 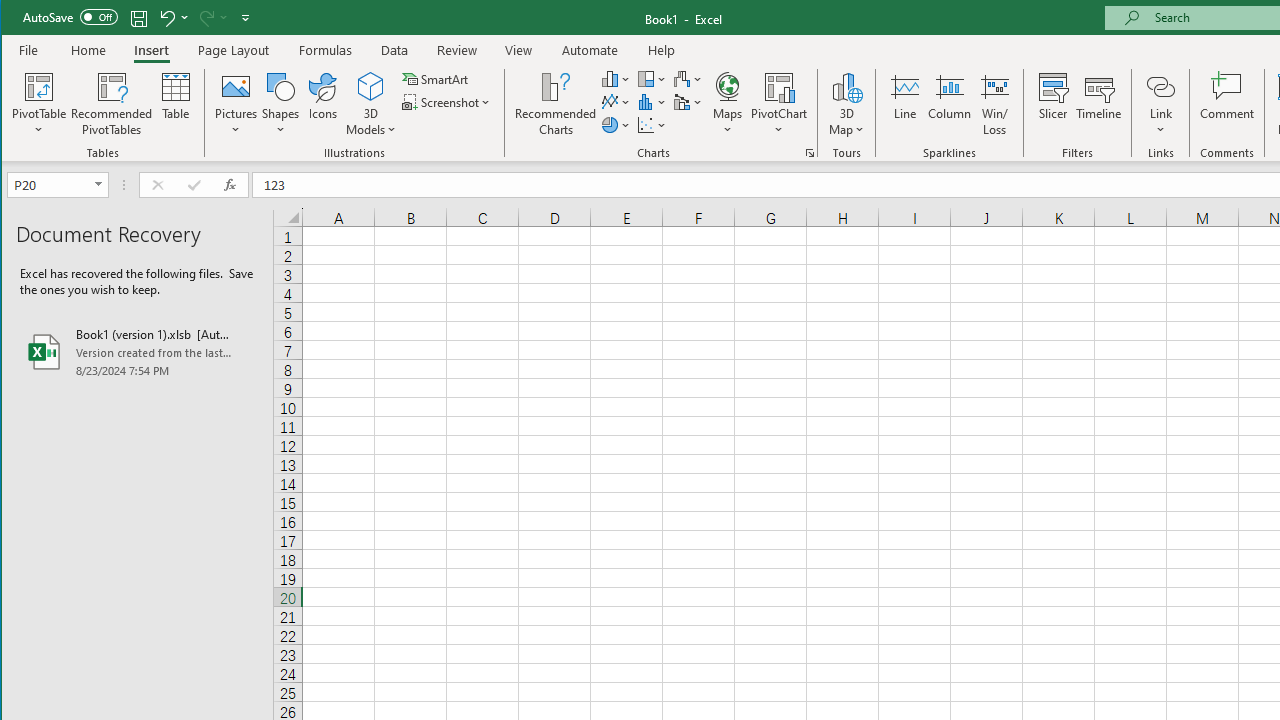 I want to click on 'Automate', so click(x=589, y=49).